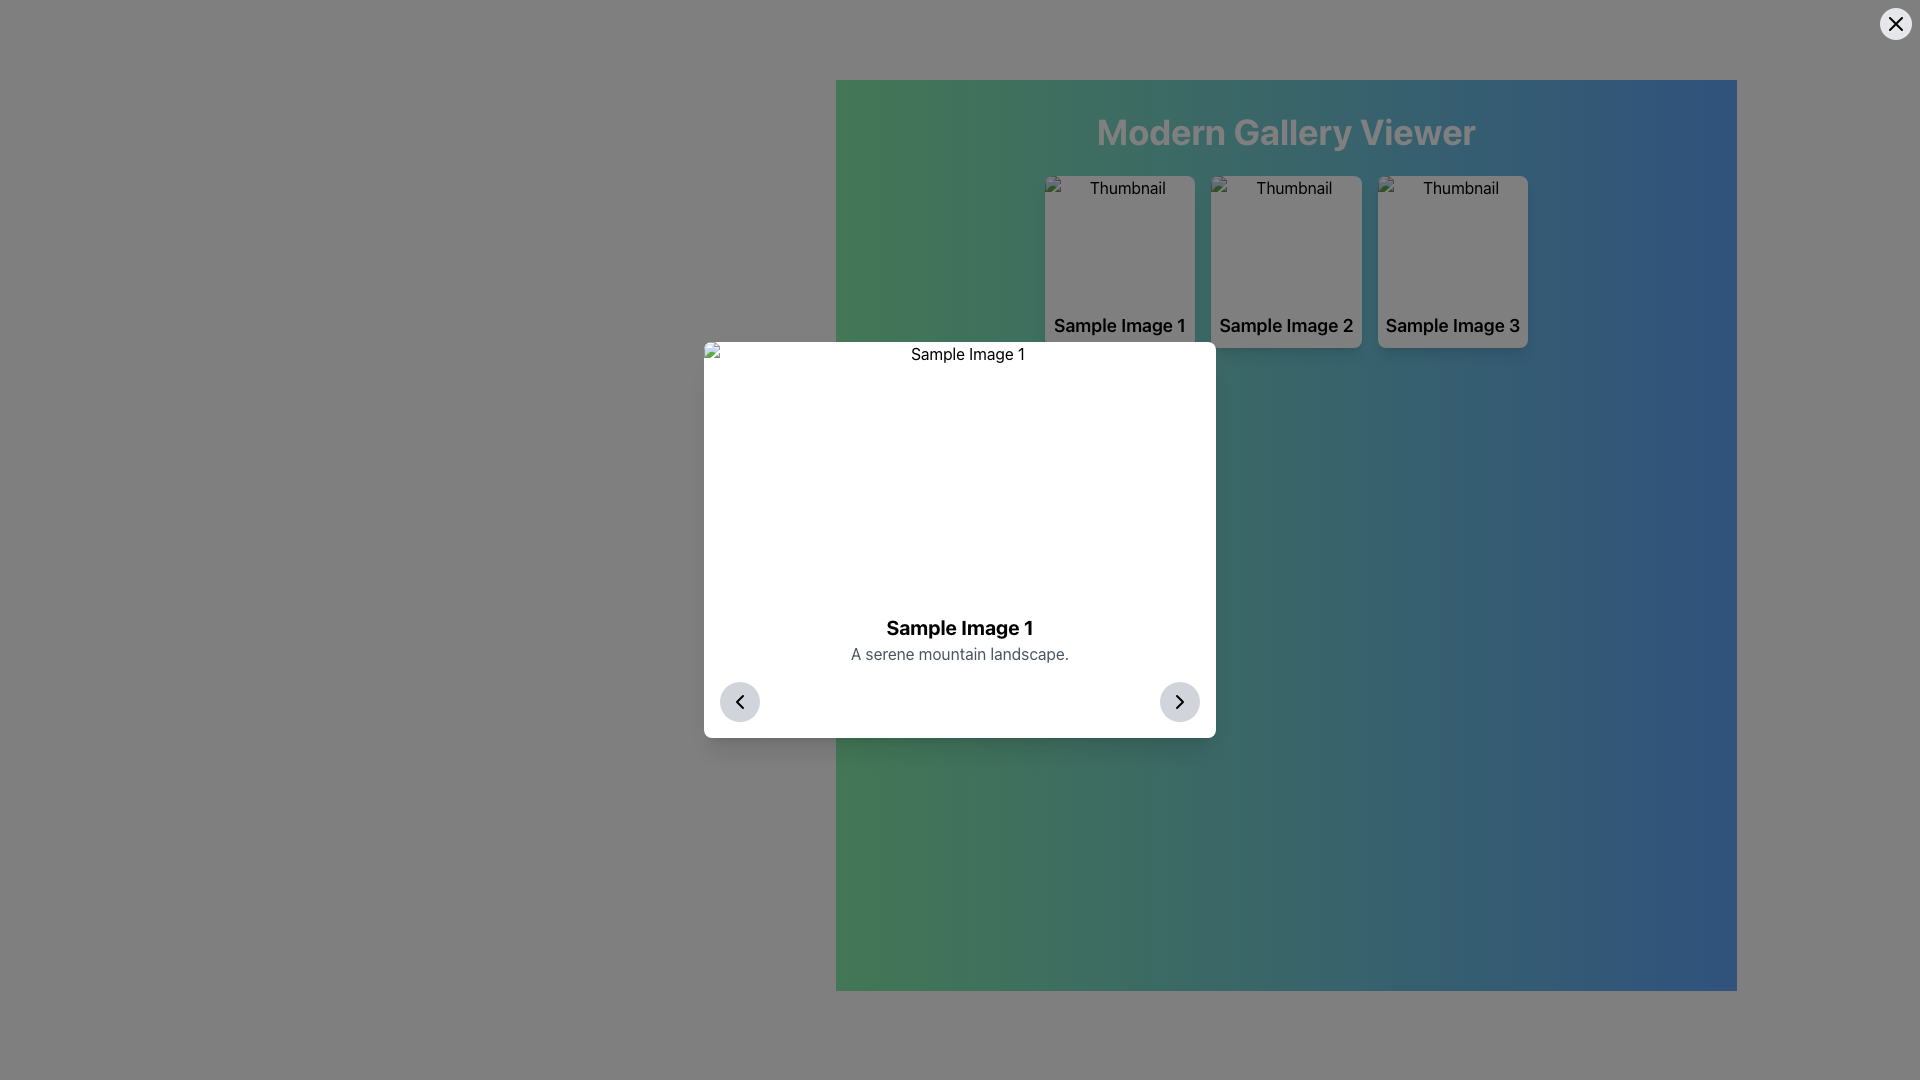 The width and height of the screenshot is (1920, 1080). I want to click on the right-pointing chevron icon within the circular button located at the bottom-right corner of the modal dialogue box to observe hover effects, so click(1180, 701).